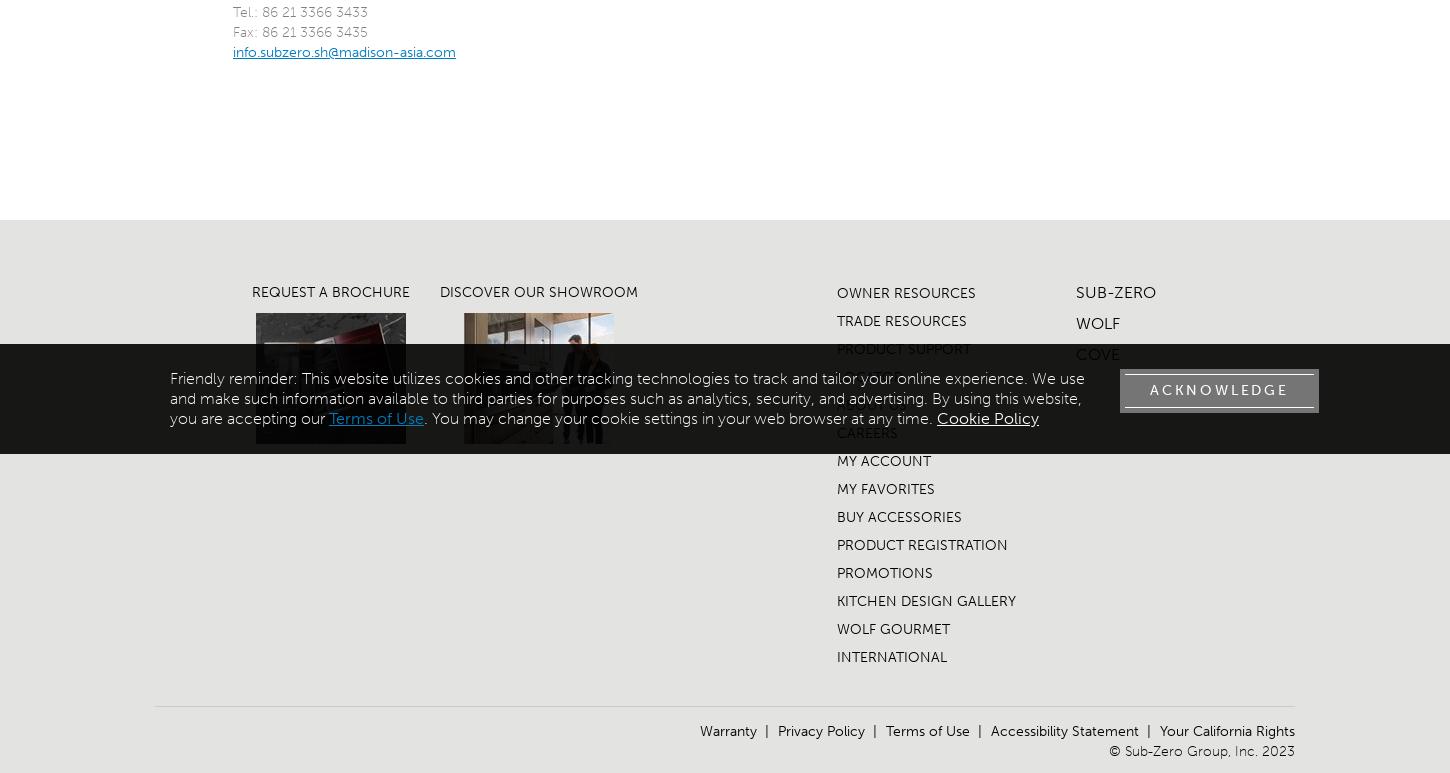 The image size is (1450, 773). I want to click on 'BUY ACCESSORIES', so click(836, 517).